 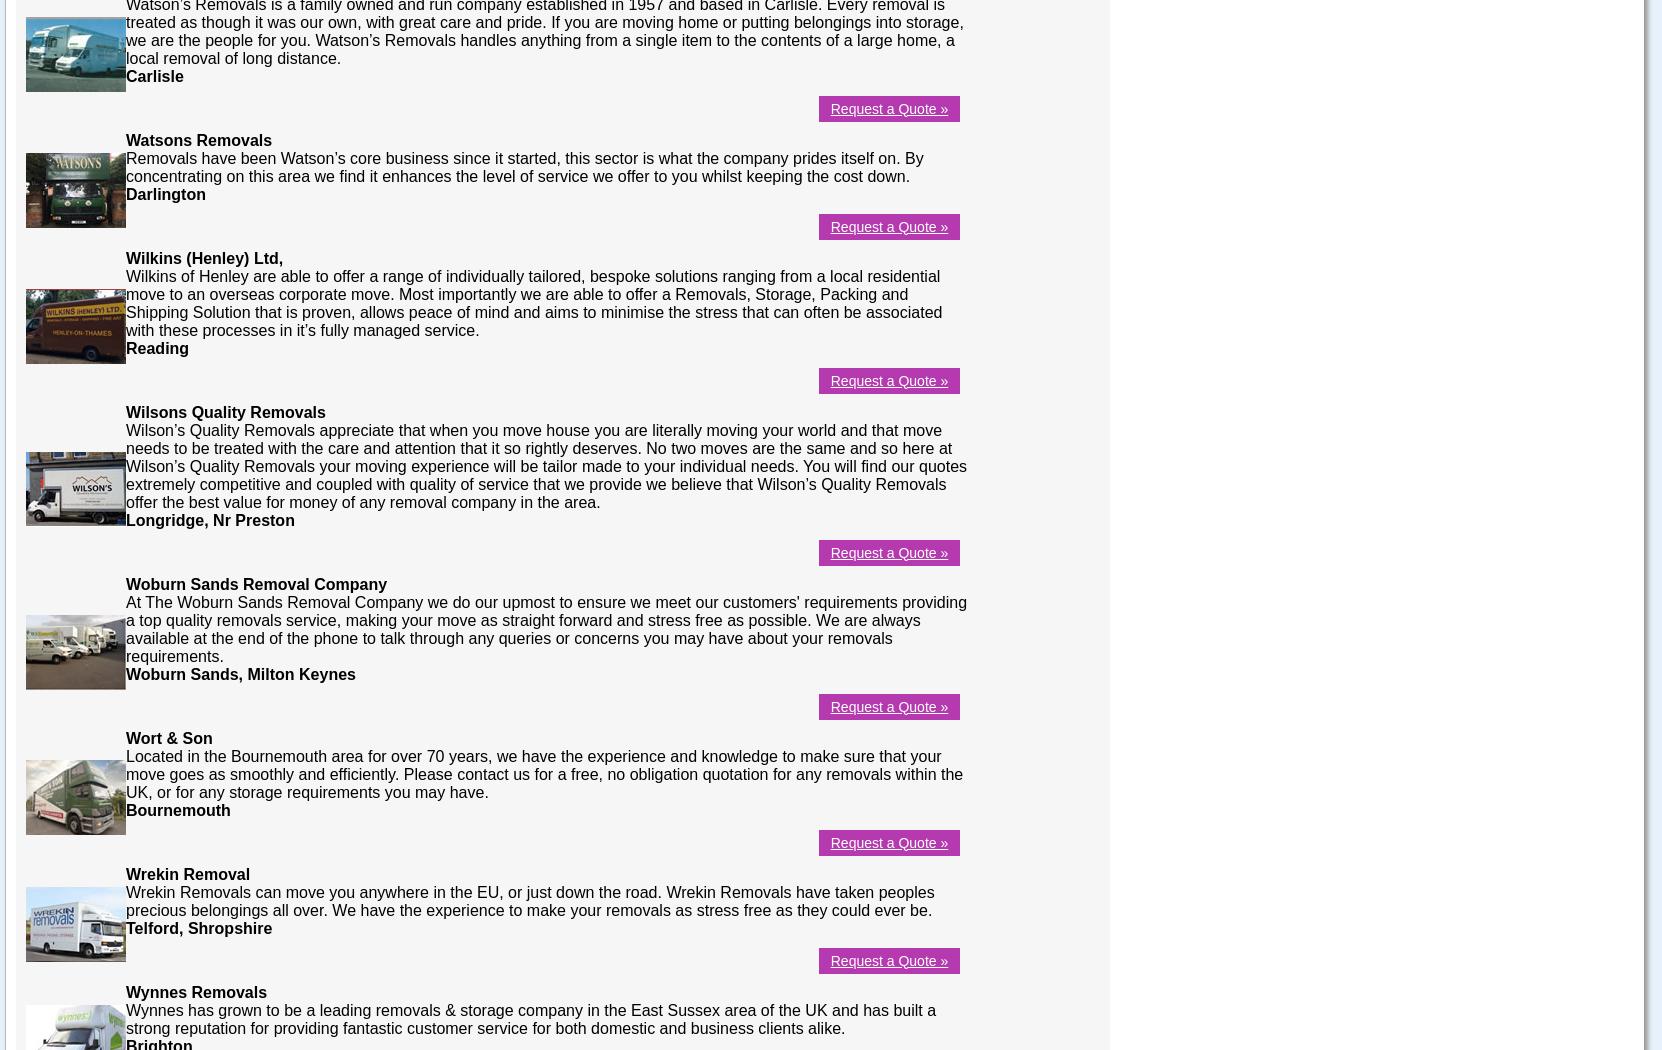 What do you see at coordinates (529, 900) in the screenshot?
I see `'Wrekin Removals can move you anywhere in the EU, or just down the road. Wrekin Removals have taken peoples precious belongings all over. We have the experience to make your removals as stress free as they could ever be.'` at bounding box center [529, 900].